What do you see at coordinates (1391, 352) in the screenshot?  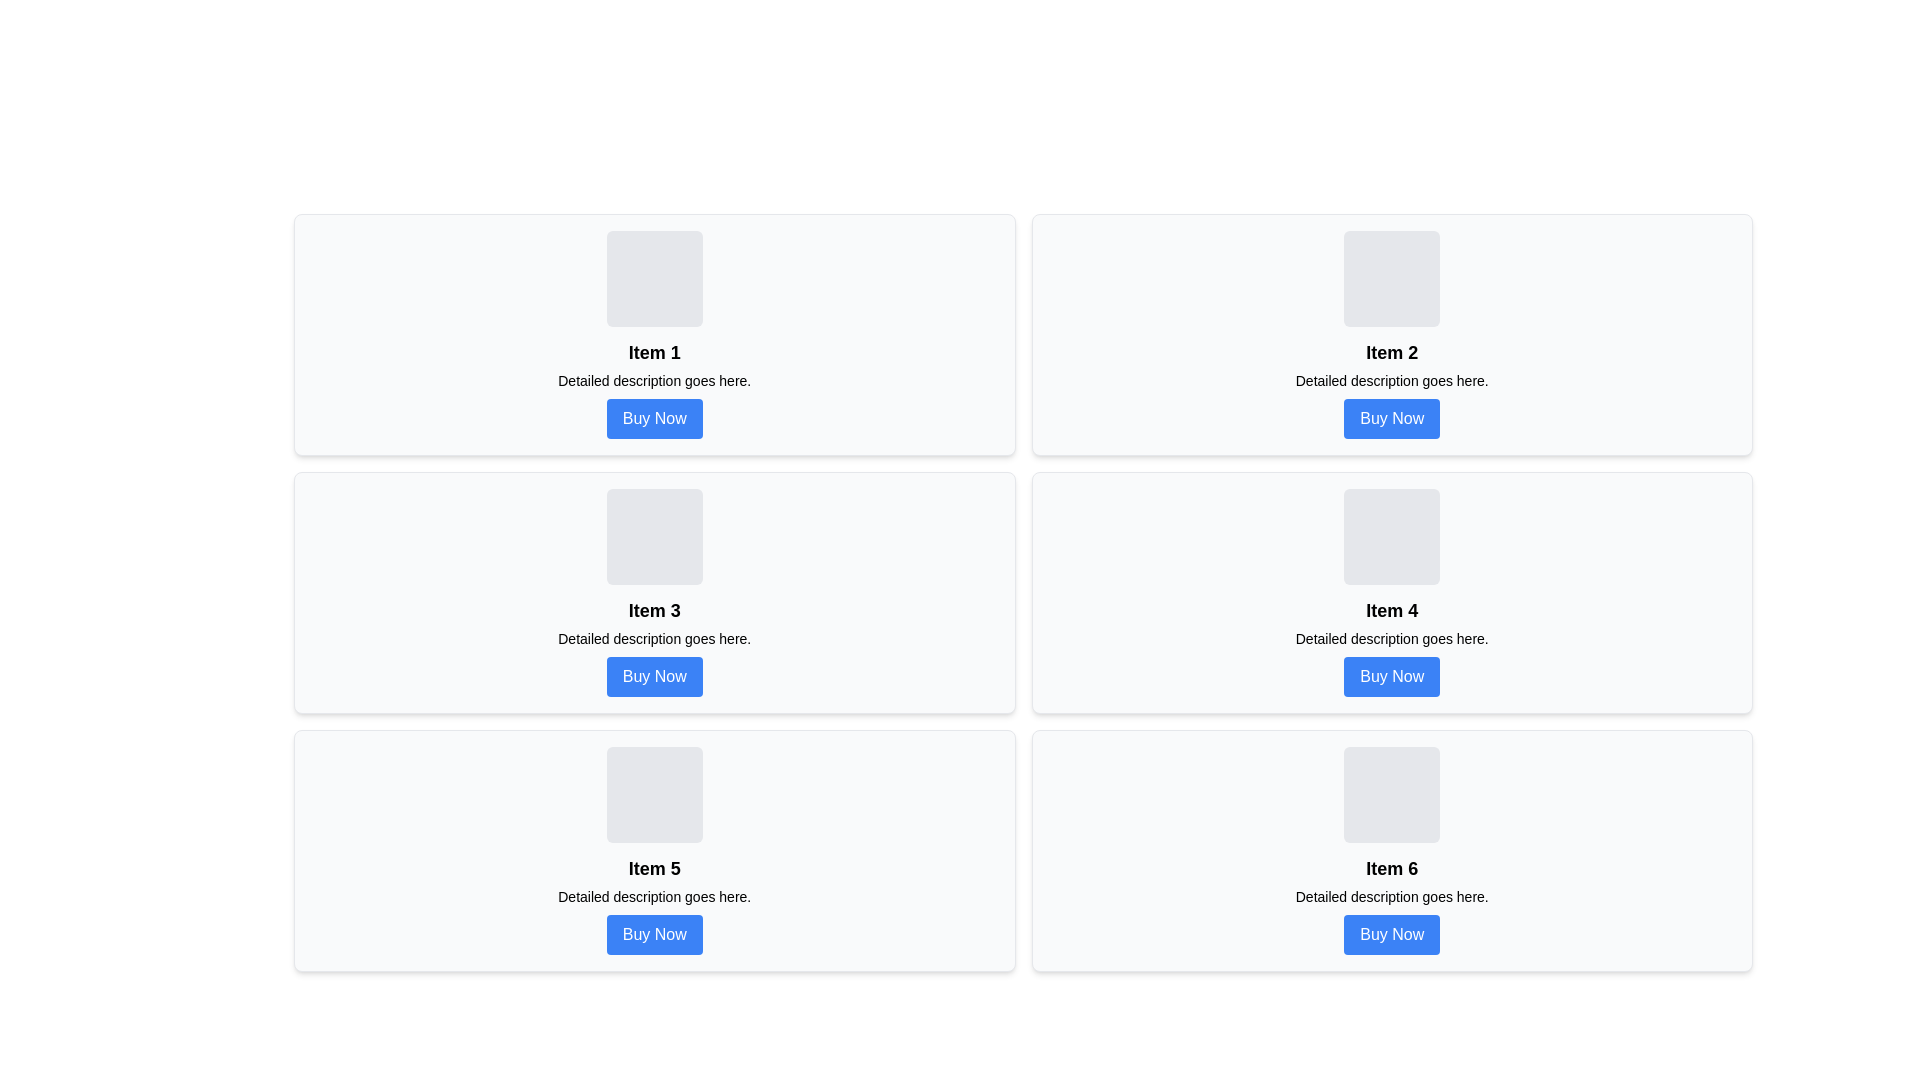 I see `the text label that displays 'Item 2', which is the title of the second item in a grid layout, located below a square placeholder image and above a descriptive text and a button` at bounding box center [1391, 352].